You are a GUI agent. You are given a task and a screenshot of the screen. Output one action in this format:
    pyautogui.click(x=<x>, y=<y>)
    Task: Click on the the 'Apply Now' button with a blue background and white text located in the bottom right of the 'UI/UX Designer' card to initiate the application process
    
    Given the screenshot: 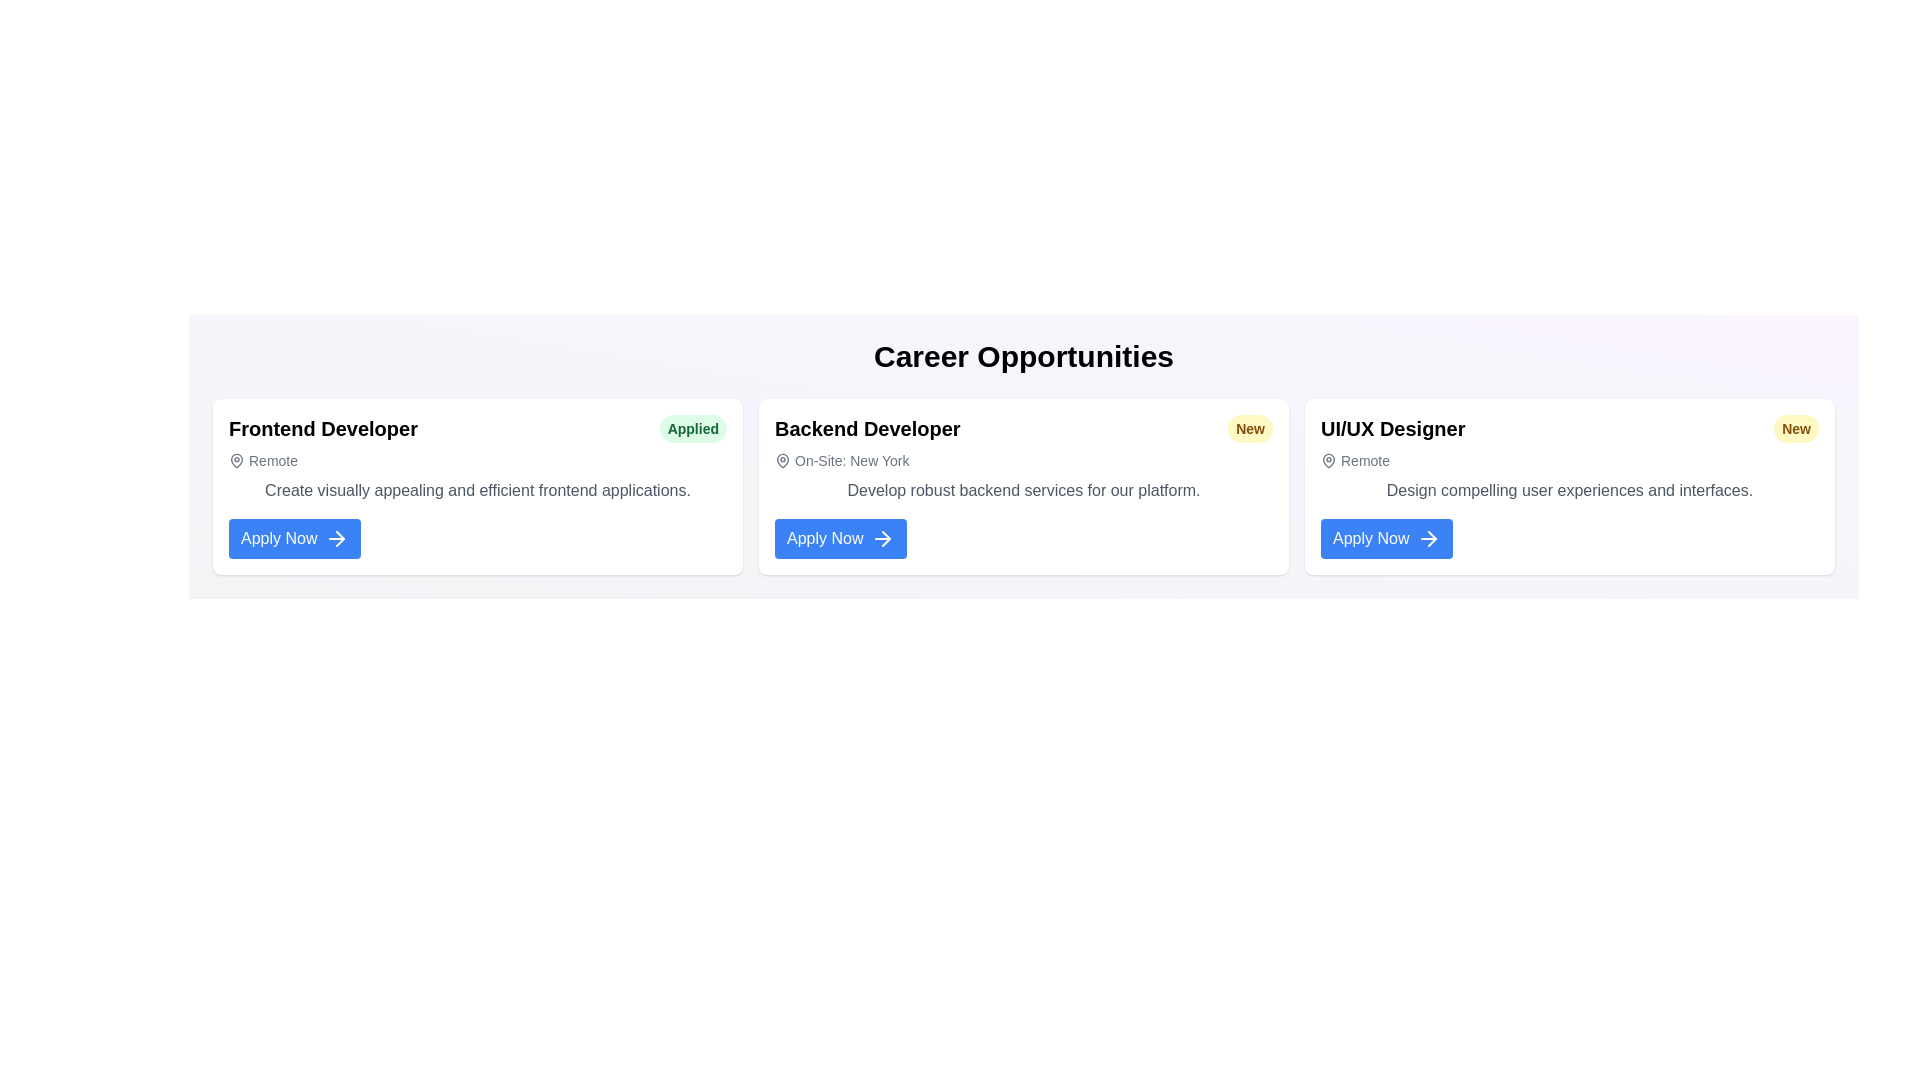 What is the action you would take?
    pyautogui.click(x=1386, y=538)
    